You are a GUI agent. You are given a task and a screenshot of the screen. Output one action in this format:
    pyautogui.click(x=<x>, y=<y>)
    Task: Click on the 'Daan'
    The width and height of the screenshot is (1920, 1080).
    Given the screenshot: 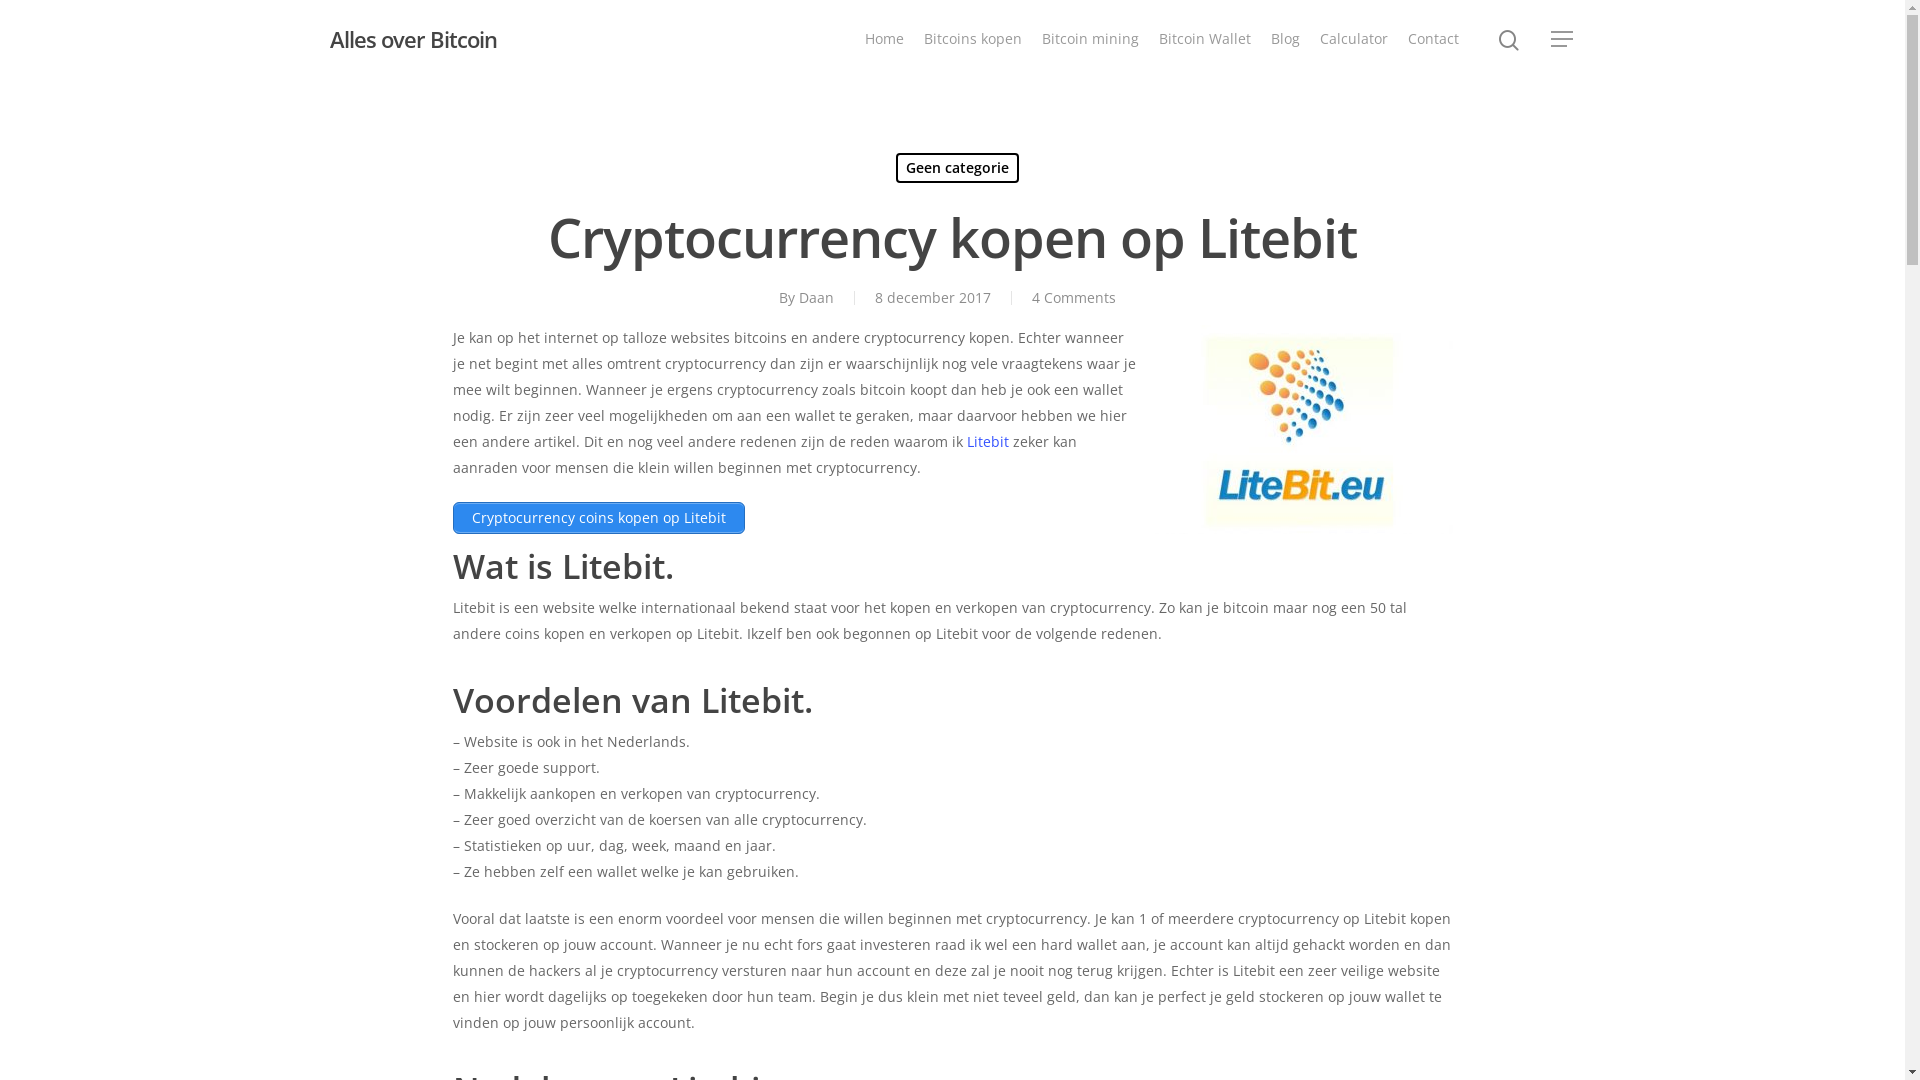 What is the action you would take?
    pyautogui.click(x=816, y=297)
    